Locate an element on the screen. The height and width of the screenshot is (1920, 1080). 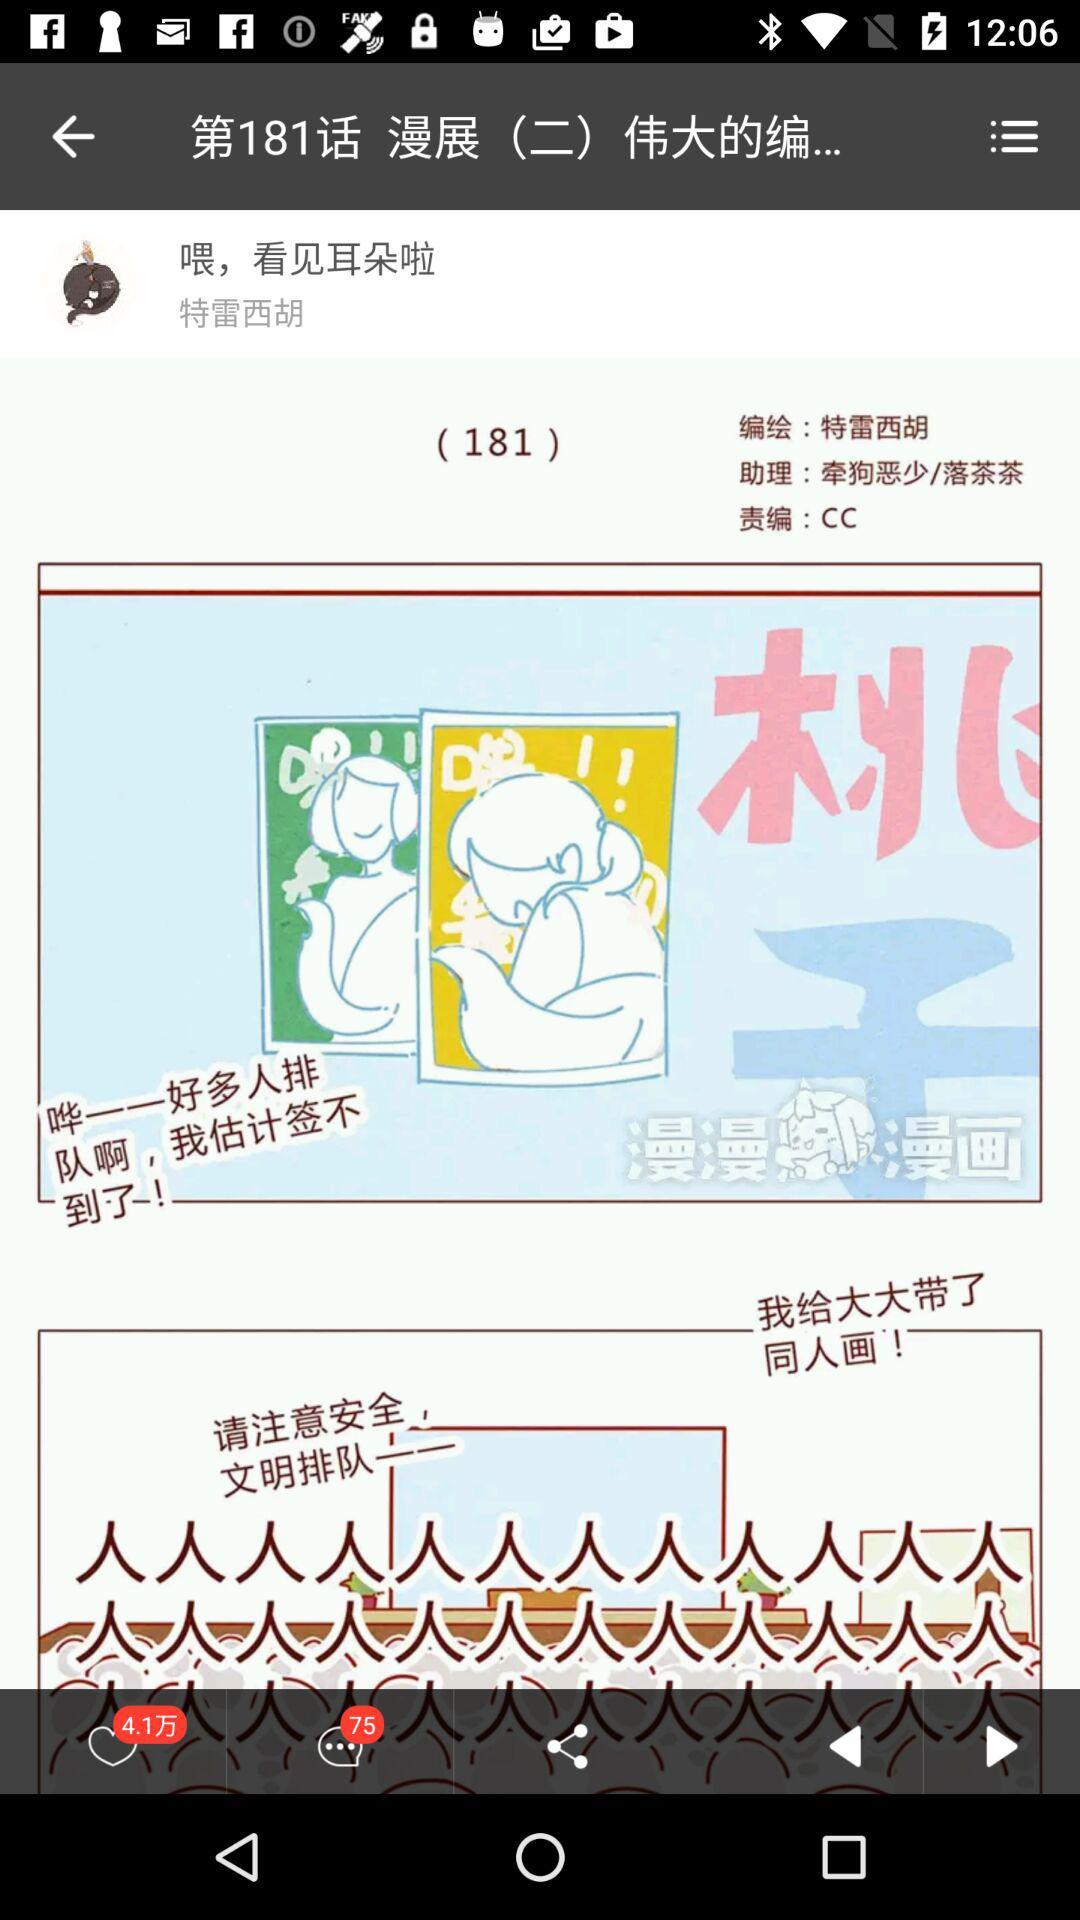
the button at the top right corner of the page is located at coordinates (1014, 135).